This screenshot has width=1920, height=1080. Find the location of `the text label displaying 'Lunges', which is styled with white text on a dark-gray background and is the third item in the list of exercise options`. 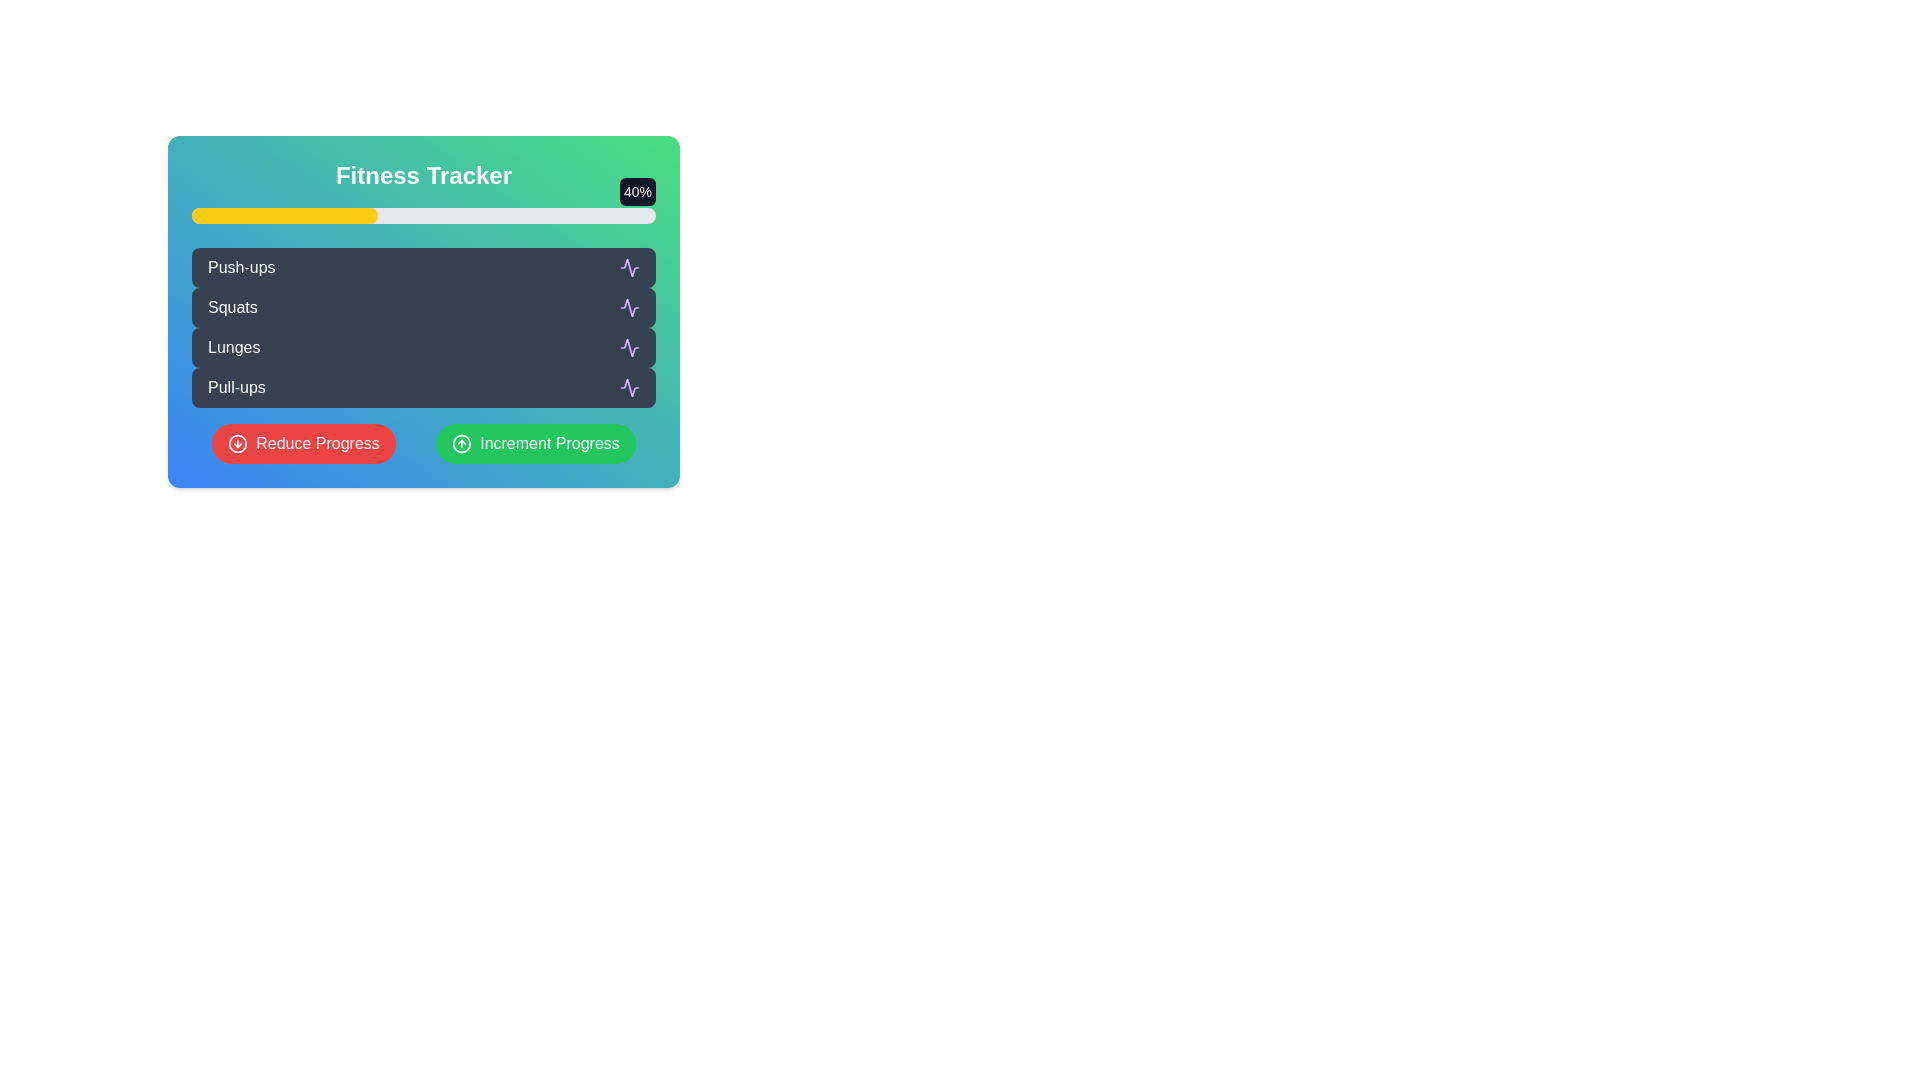

the text label displaying 'Lunges', which is styled with white text on a dark-gray background and is the third item in the list of exercise options is located at coordinates (234, 346).